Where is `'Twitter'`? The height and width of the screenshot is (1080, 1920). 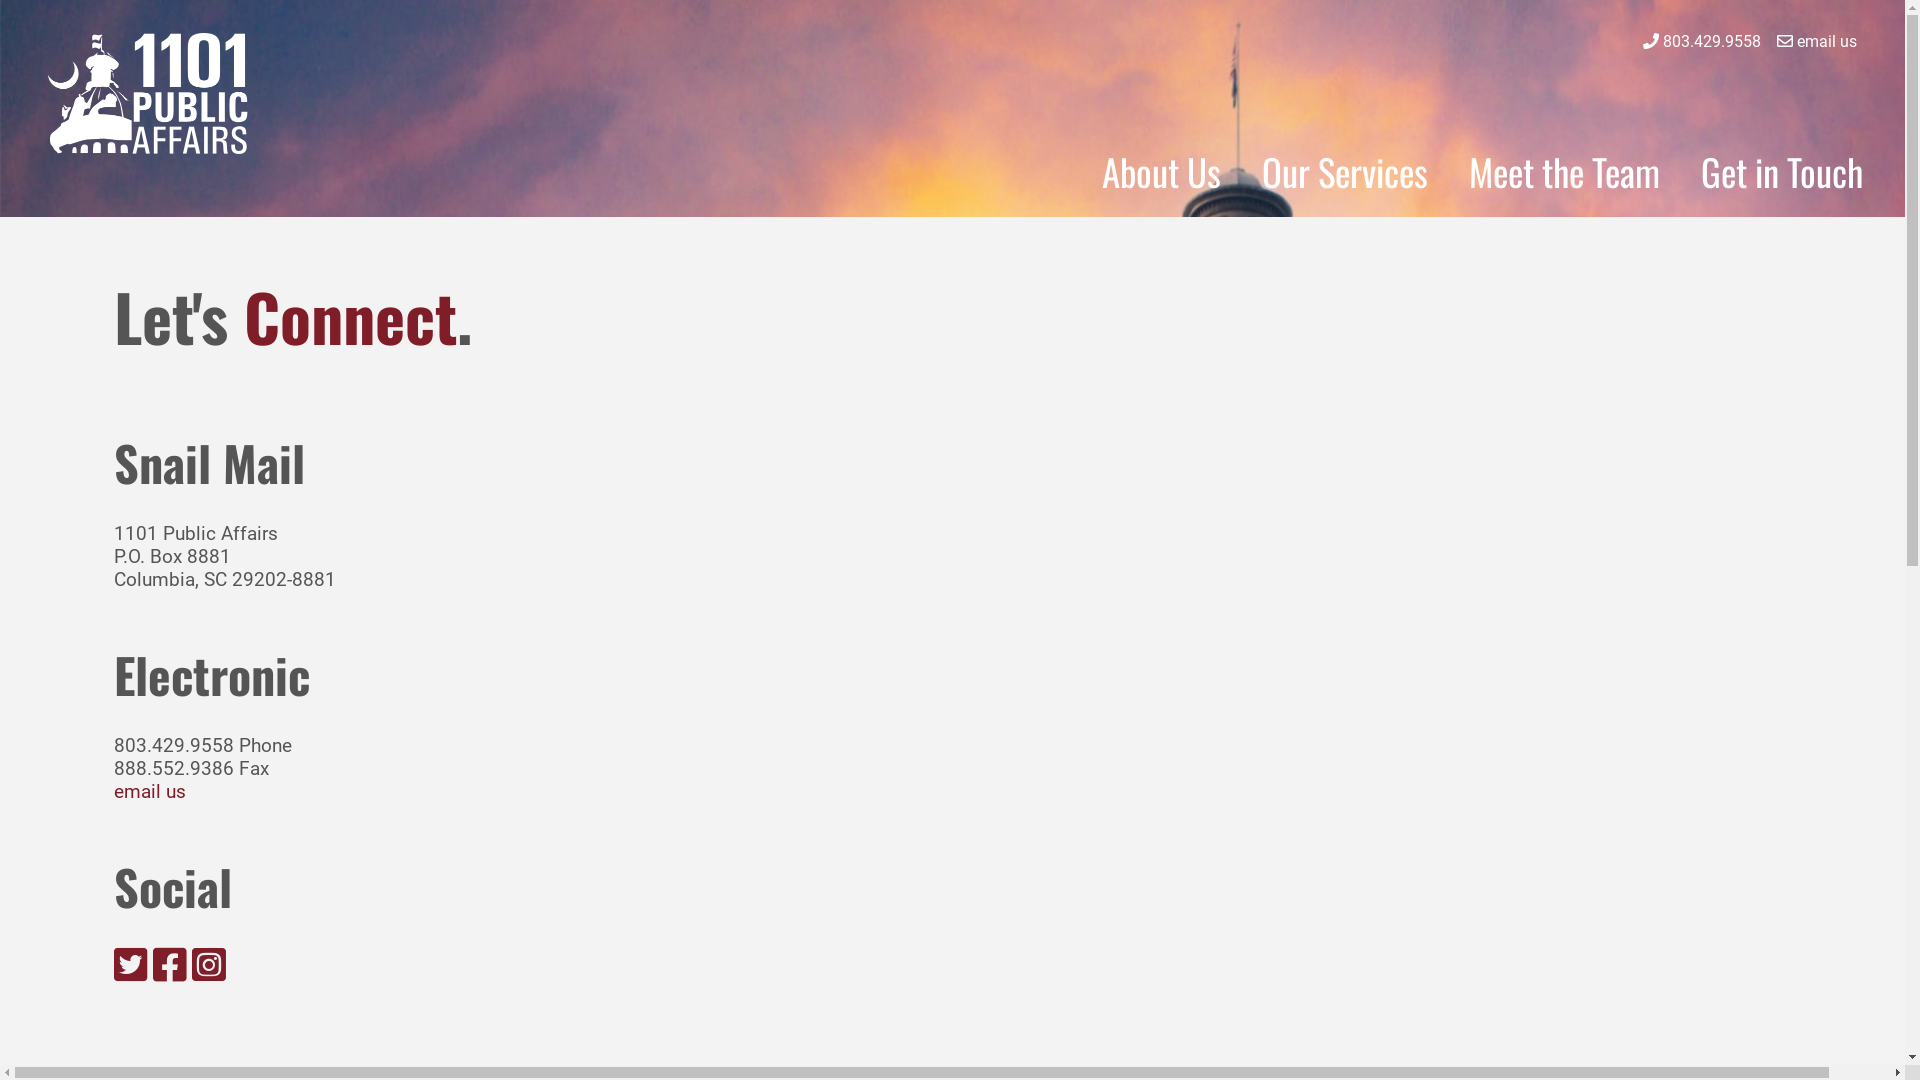 'Twitter' is located at coordinates (129, 963).